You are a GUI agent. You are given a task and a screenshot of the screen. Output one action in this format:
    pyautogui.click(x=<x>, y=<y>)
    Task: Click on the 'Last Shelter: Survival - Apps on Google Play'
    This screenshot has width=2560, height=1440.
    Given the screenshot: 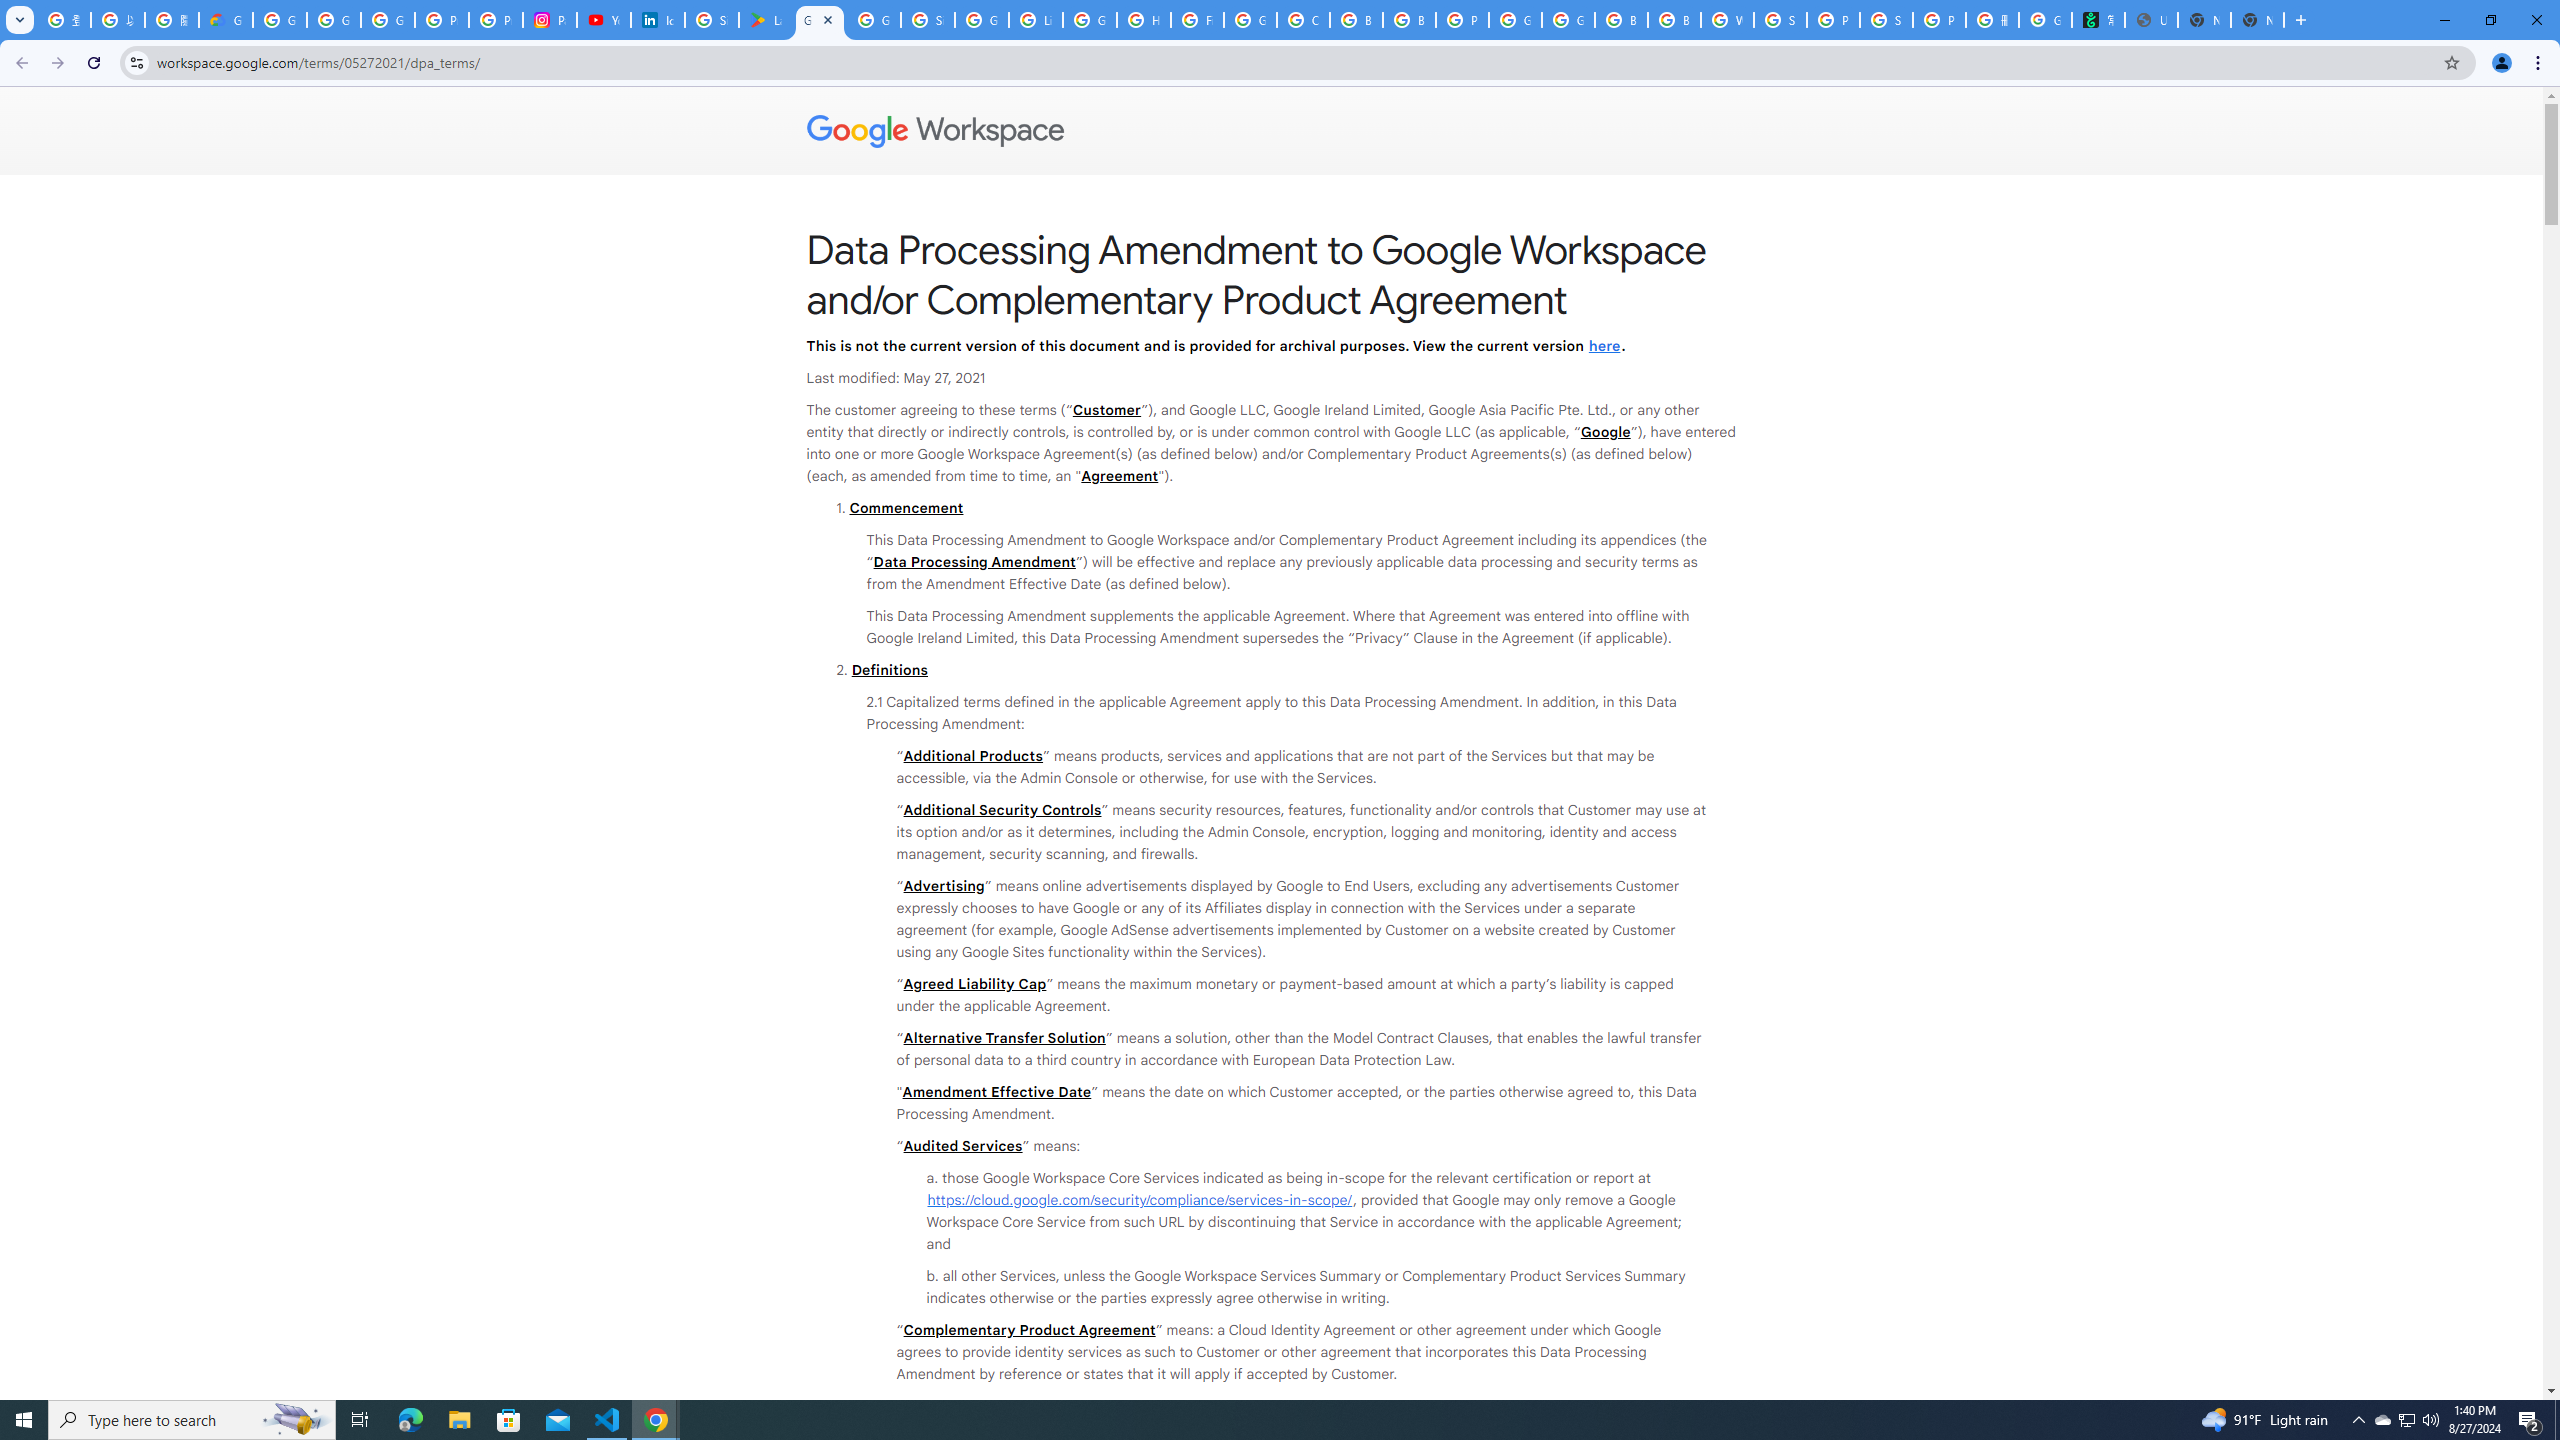 What is the action you would take?
    pyautogui.click(x=765, y=19)
    